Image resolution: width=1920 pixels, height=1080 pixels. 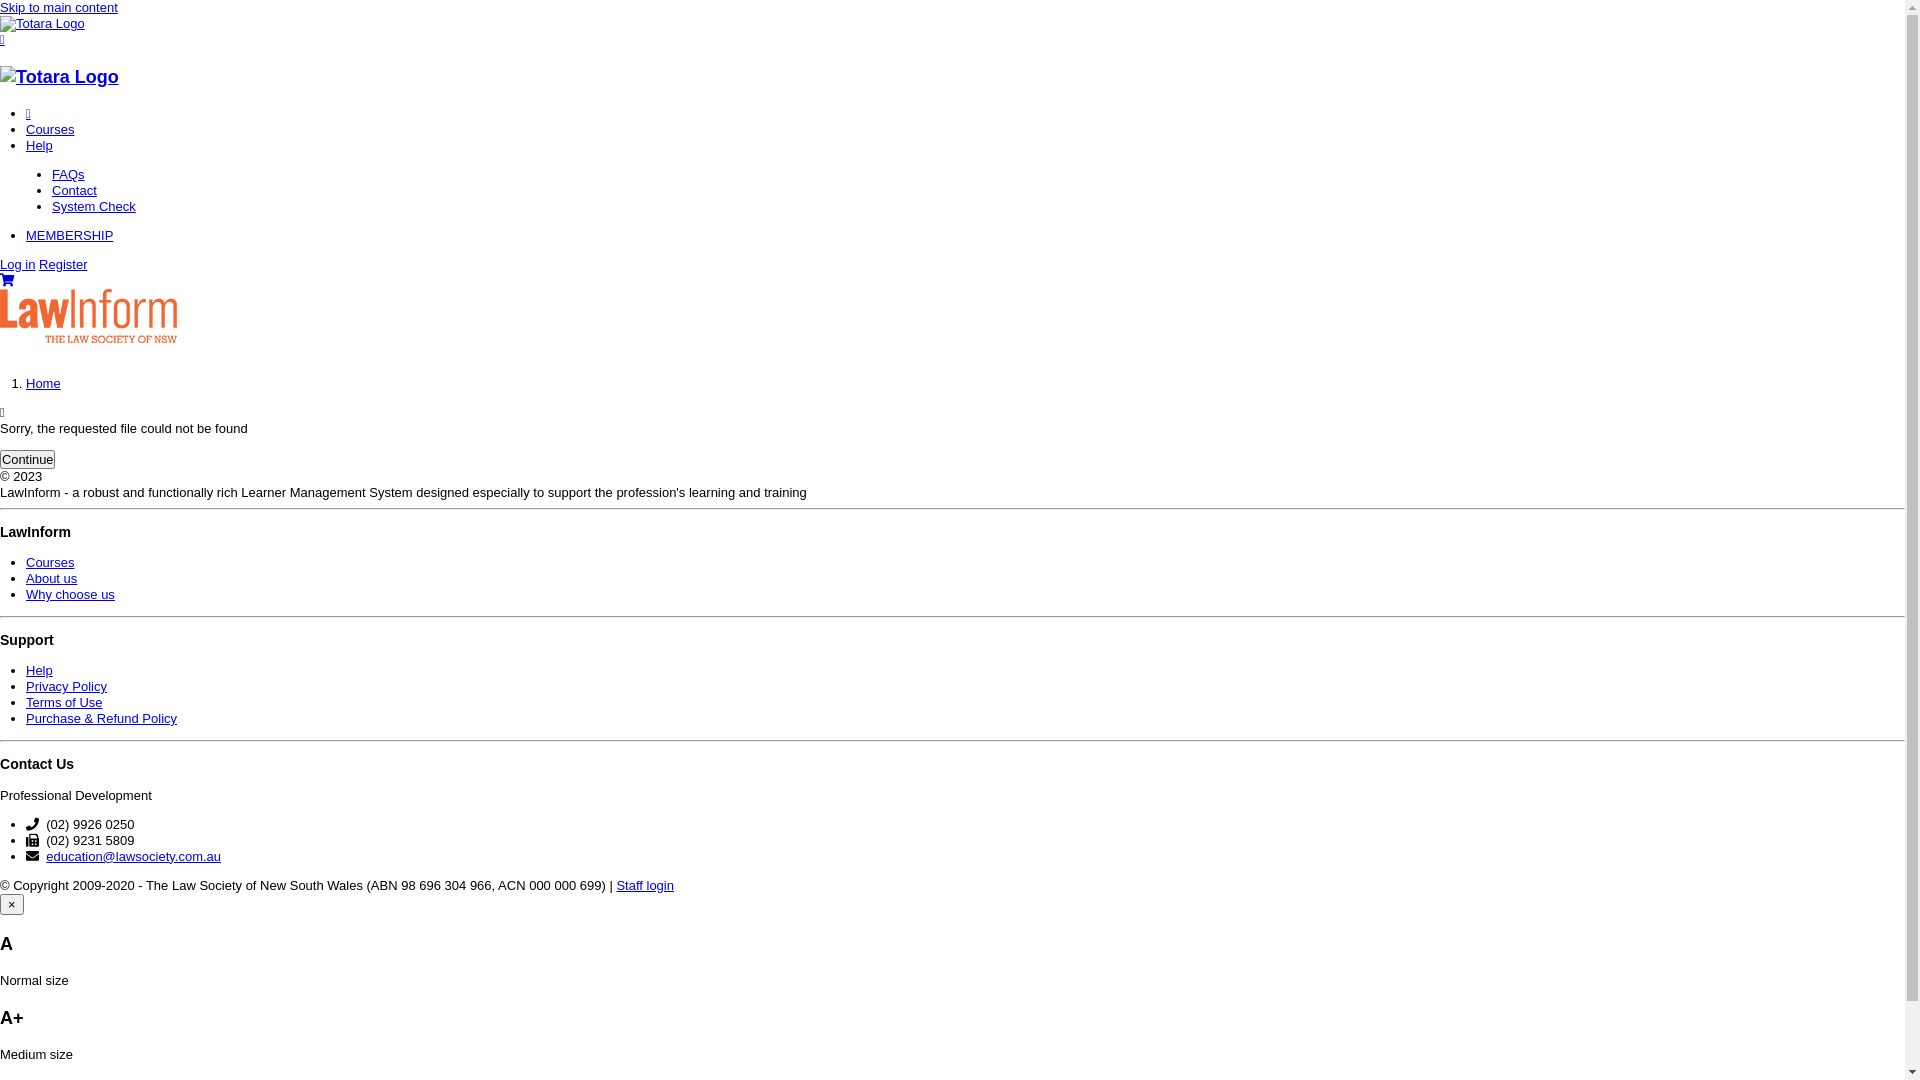 What do you see at coordinates (25, 685) in the screenshot?
I see `'Privacy Policy'` at bounding box center [25, 685].